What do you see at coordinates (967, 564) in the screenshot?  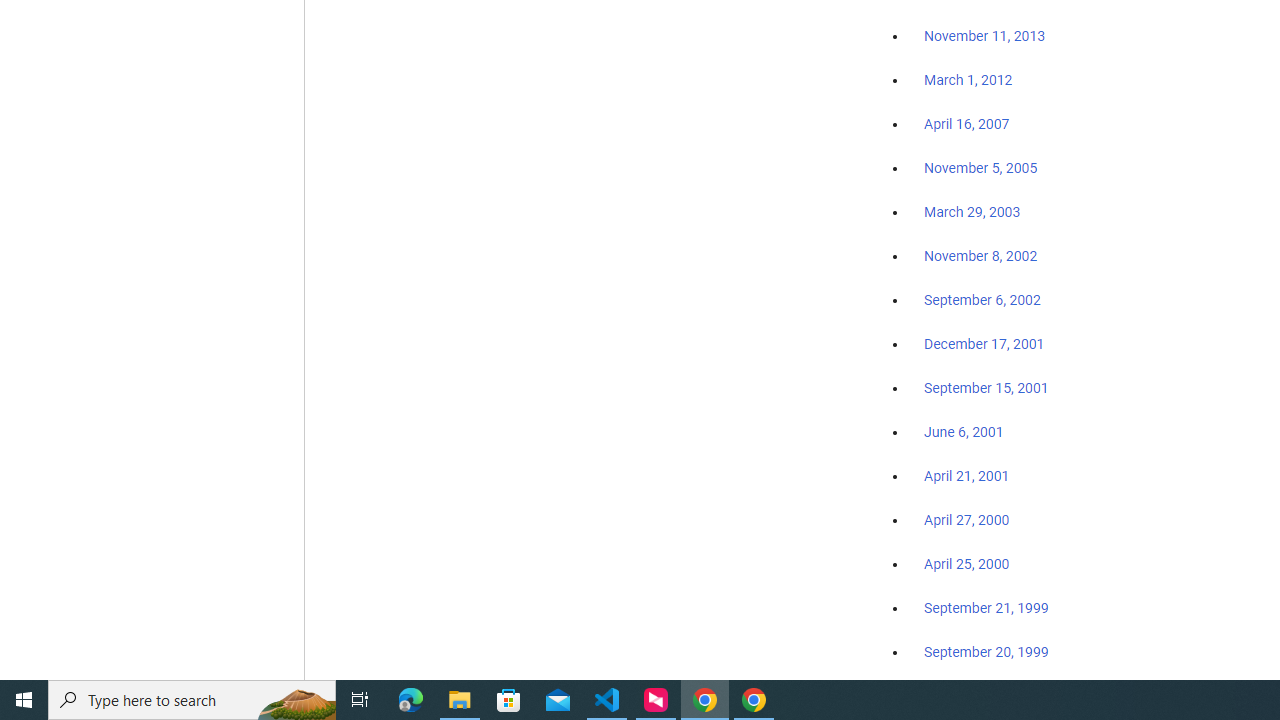 I see `'April 25, 2000'` at bounding box center [967, 564].